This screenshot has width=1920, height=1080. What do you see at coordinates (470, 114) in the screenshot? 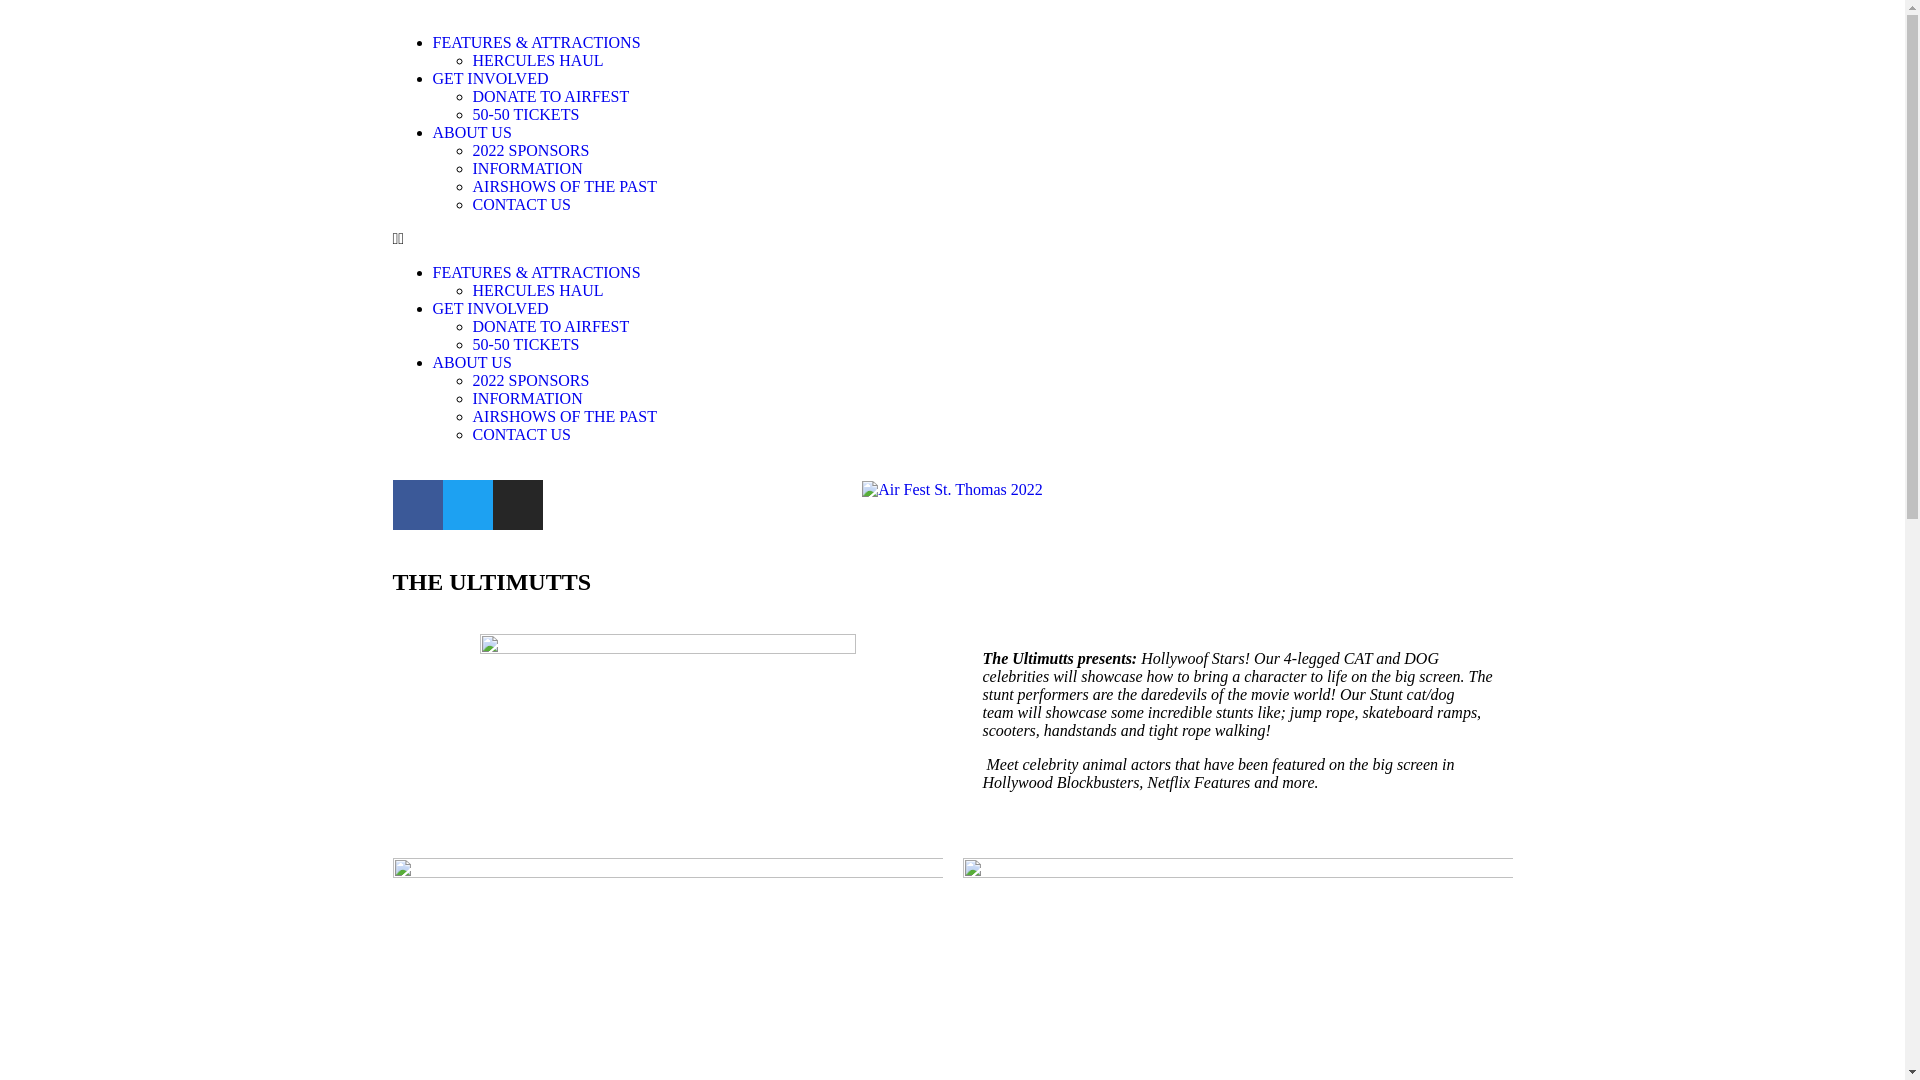
I see `'50-50 TICKETS'` at bounding box center [470, 114].